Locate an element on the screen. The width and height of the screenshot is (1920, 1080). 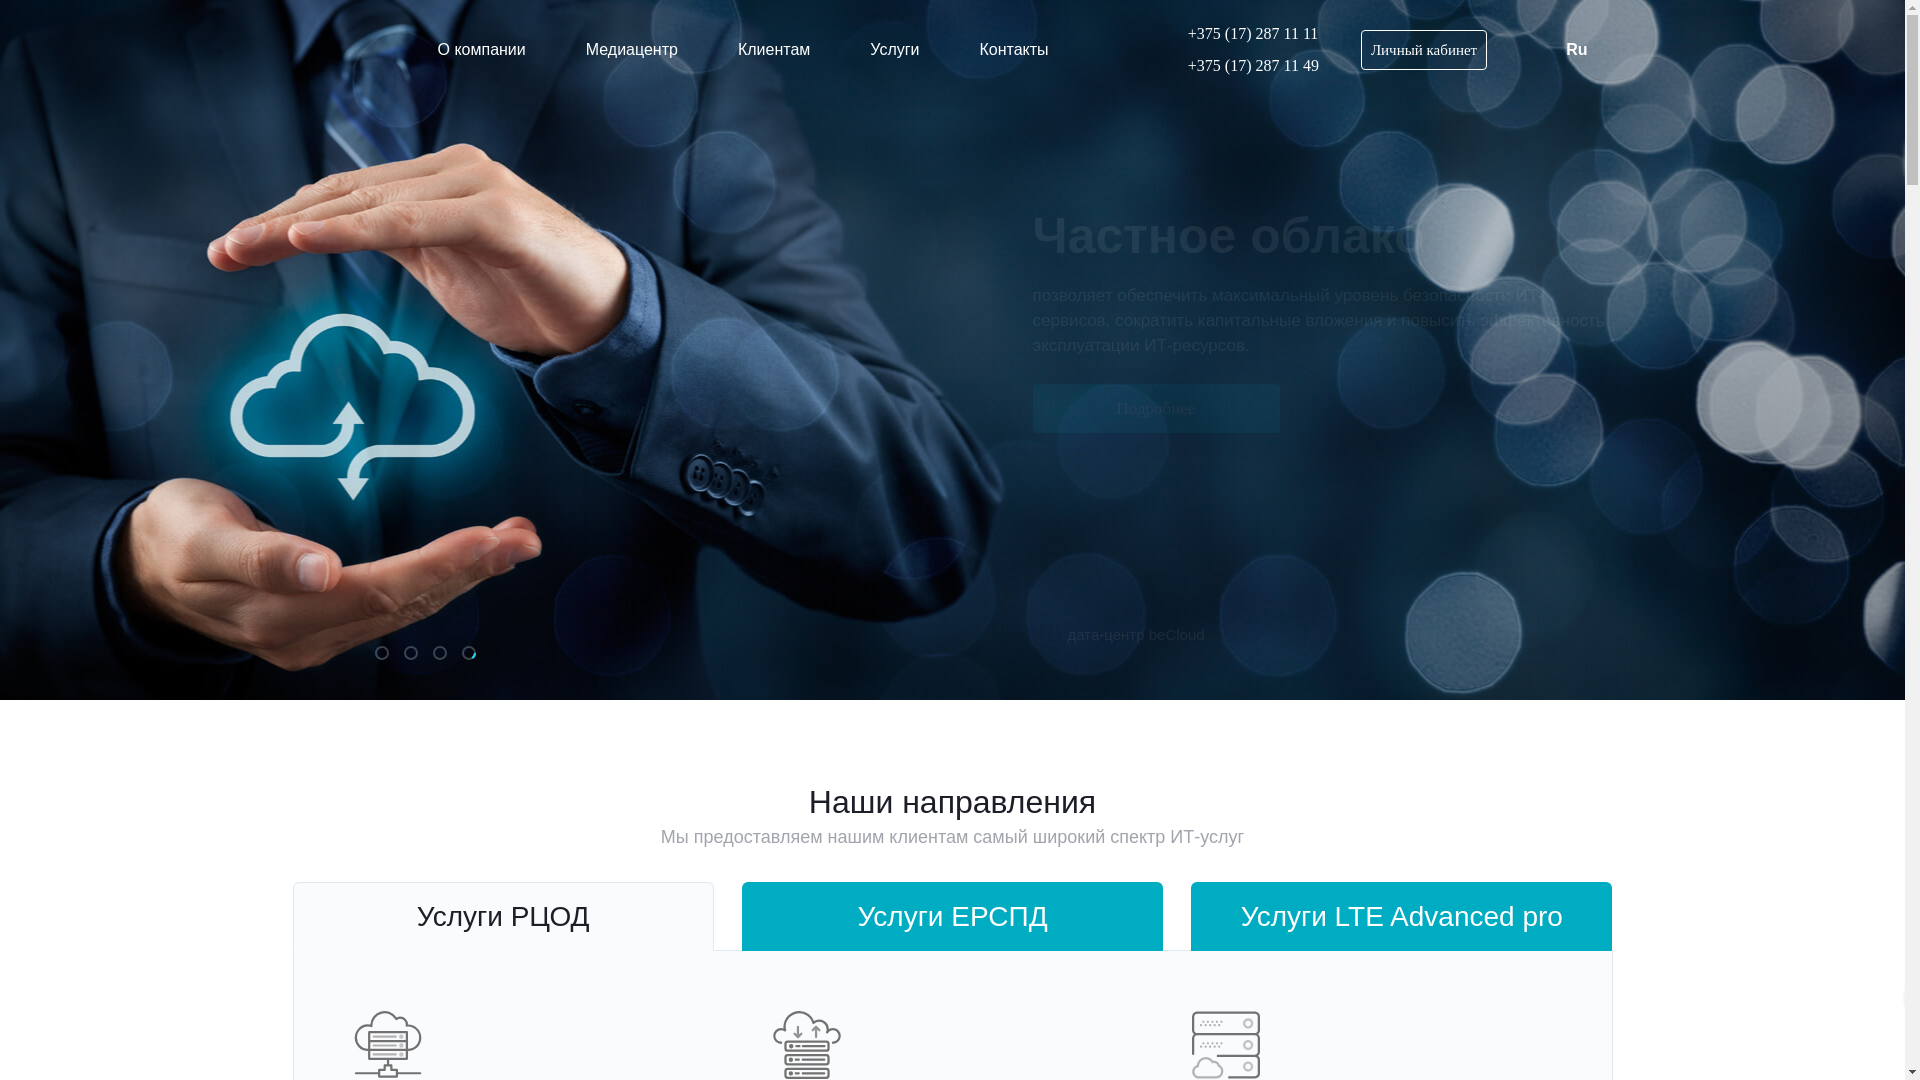
'beCloud' is located at coordinates (339, 49).